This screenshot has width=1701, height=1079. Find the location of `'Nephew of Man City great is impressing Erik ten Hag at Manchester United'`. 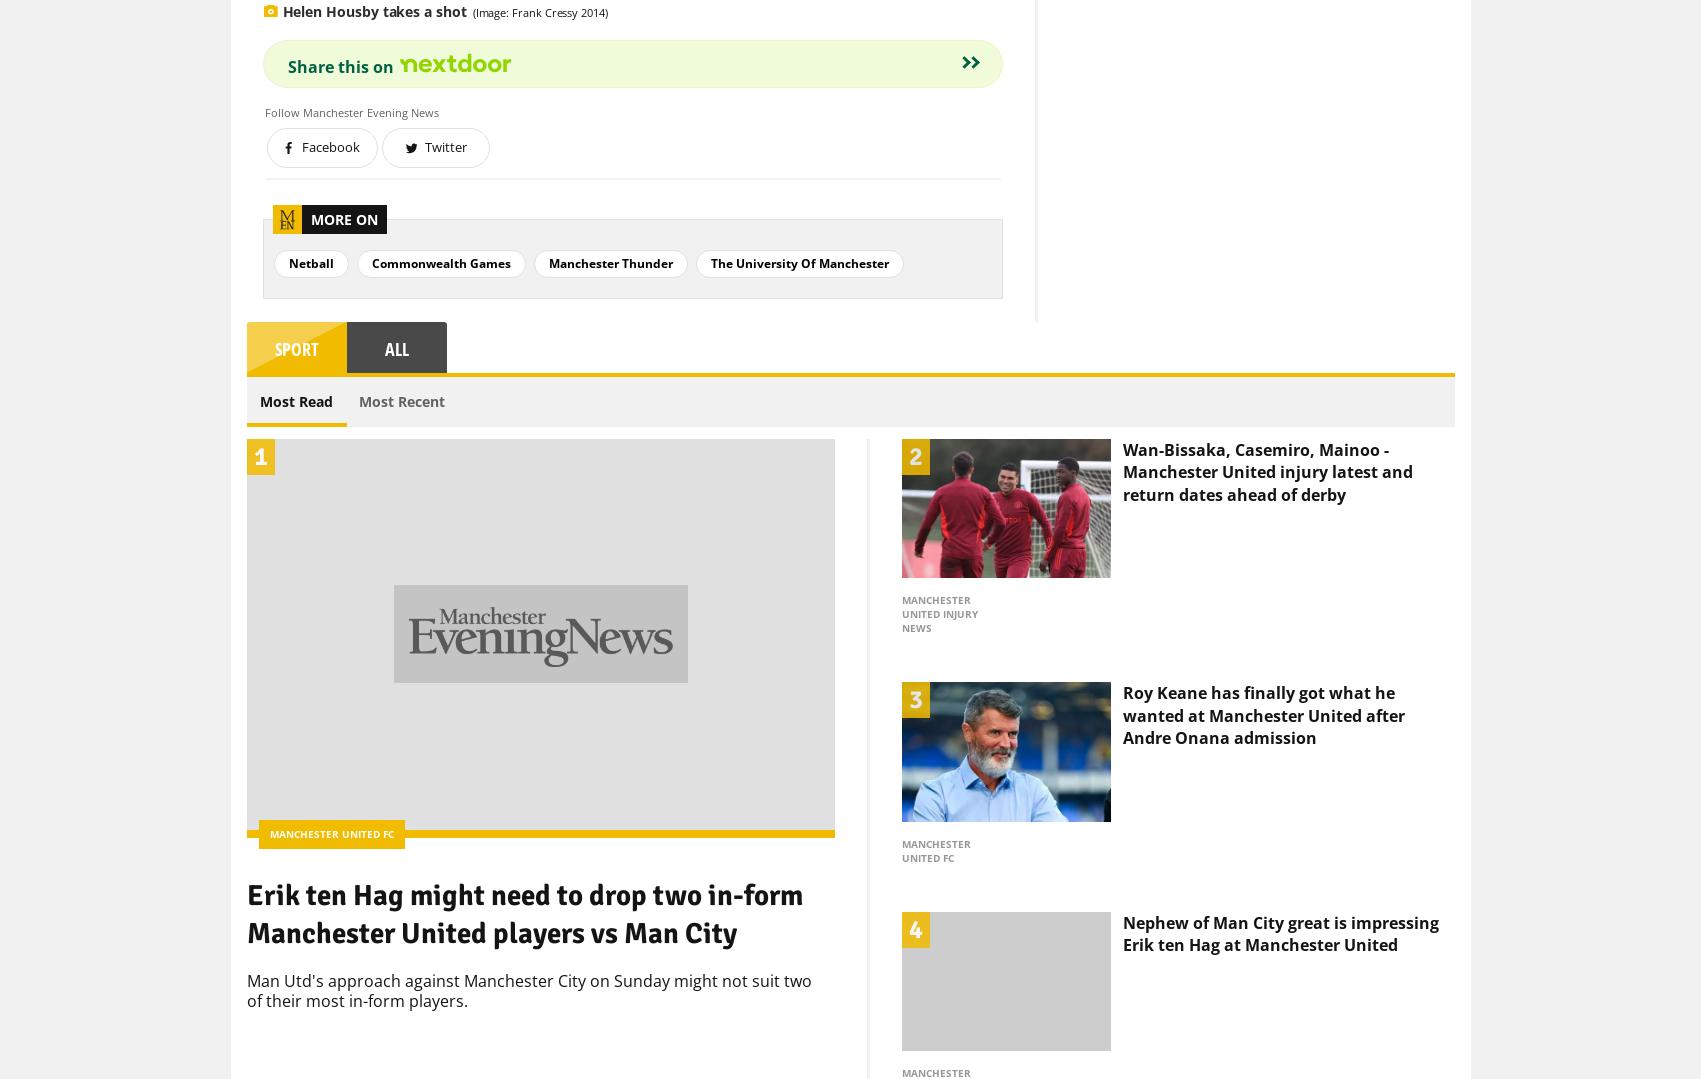

'Nephew of Man City great is impressing Erik ten Hag at Manchester United' is located at coordinates (1280, 898).